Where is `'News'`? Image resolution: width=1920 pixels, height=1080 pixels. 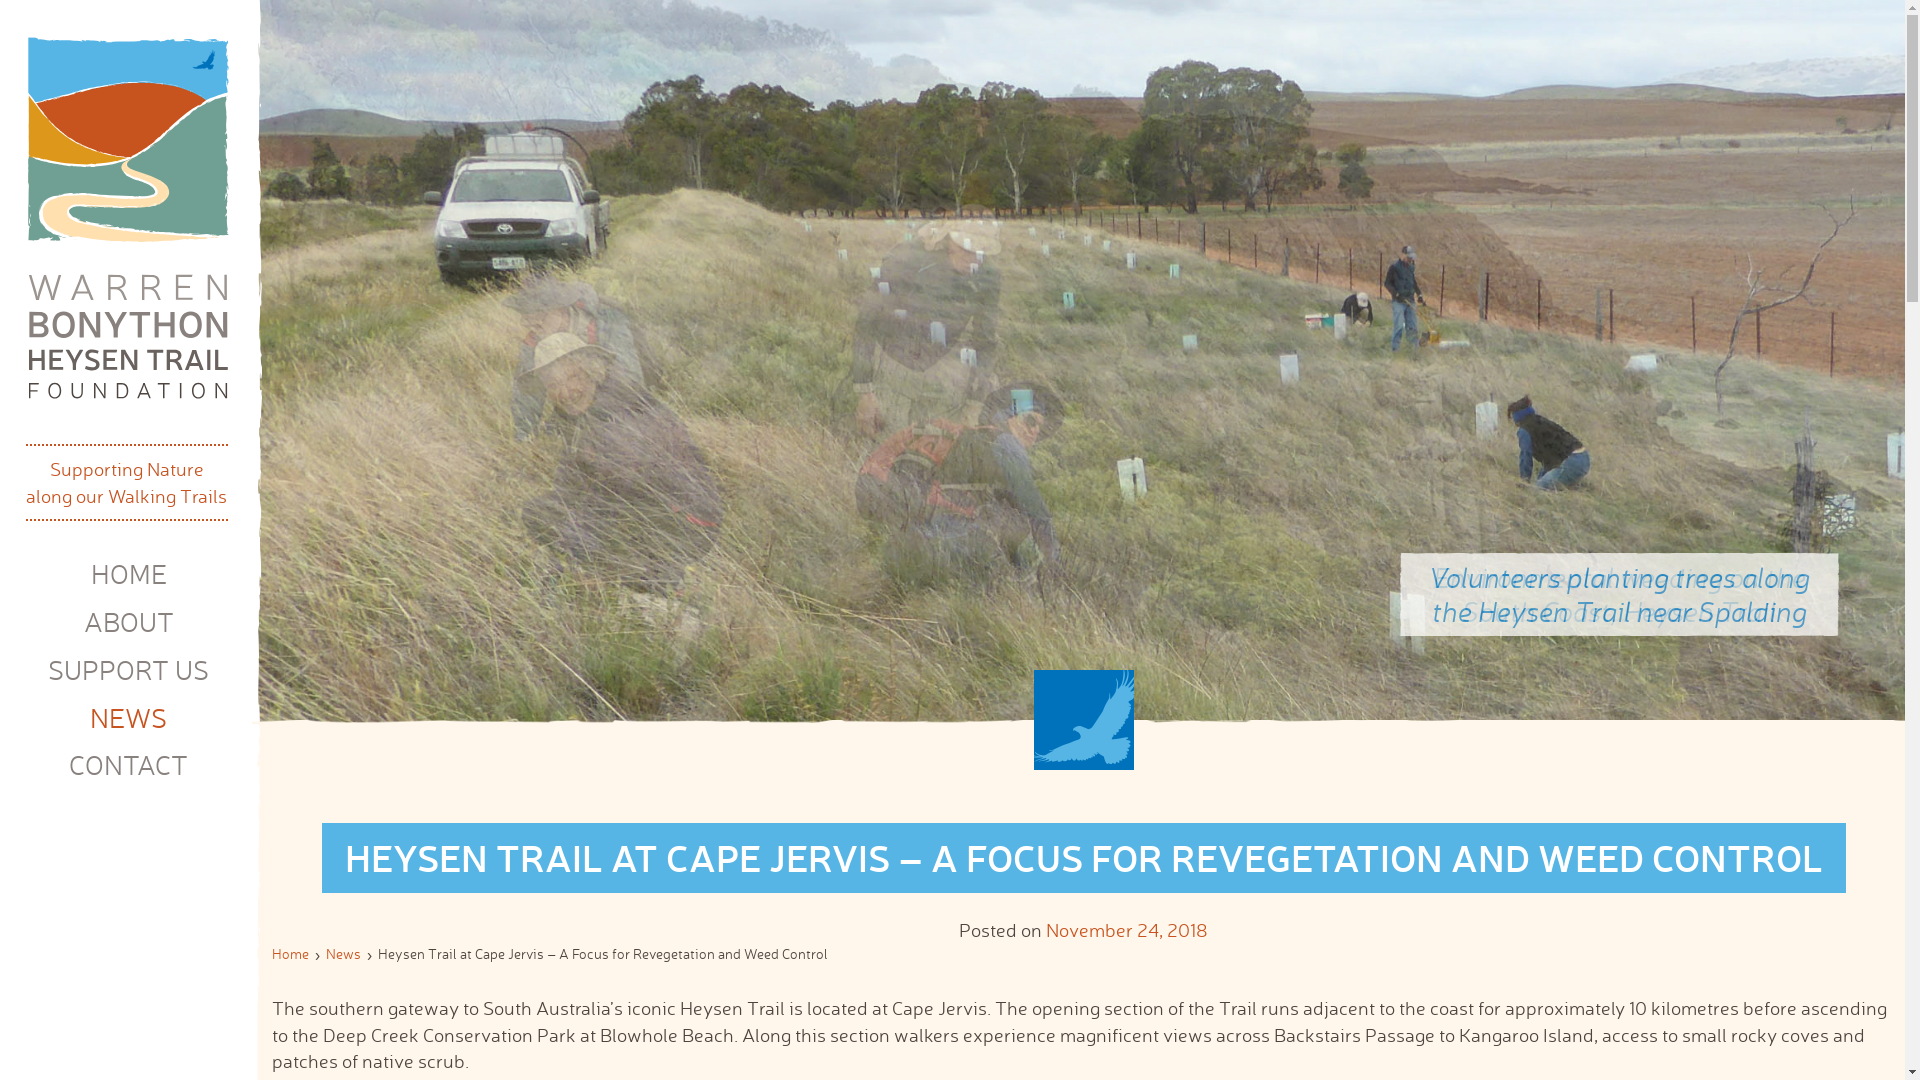 'News' is located at coordinates (343, 952).